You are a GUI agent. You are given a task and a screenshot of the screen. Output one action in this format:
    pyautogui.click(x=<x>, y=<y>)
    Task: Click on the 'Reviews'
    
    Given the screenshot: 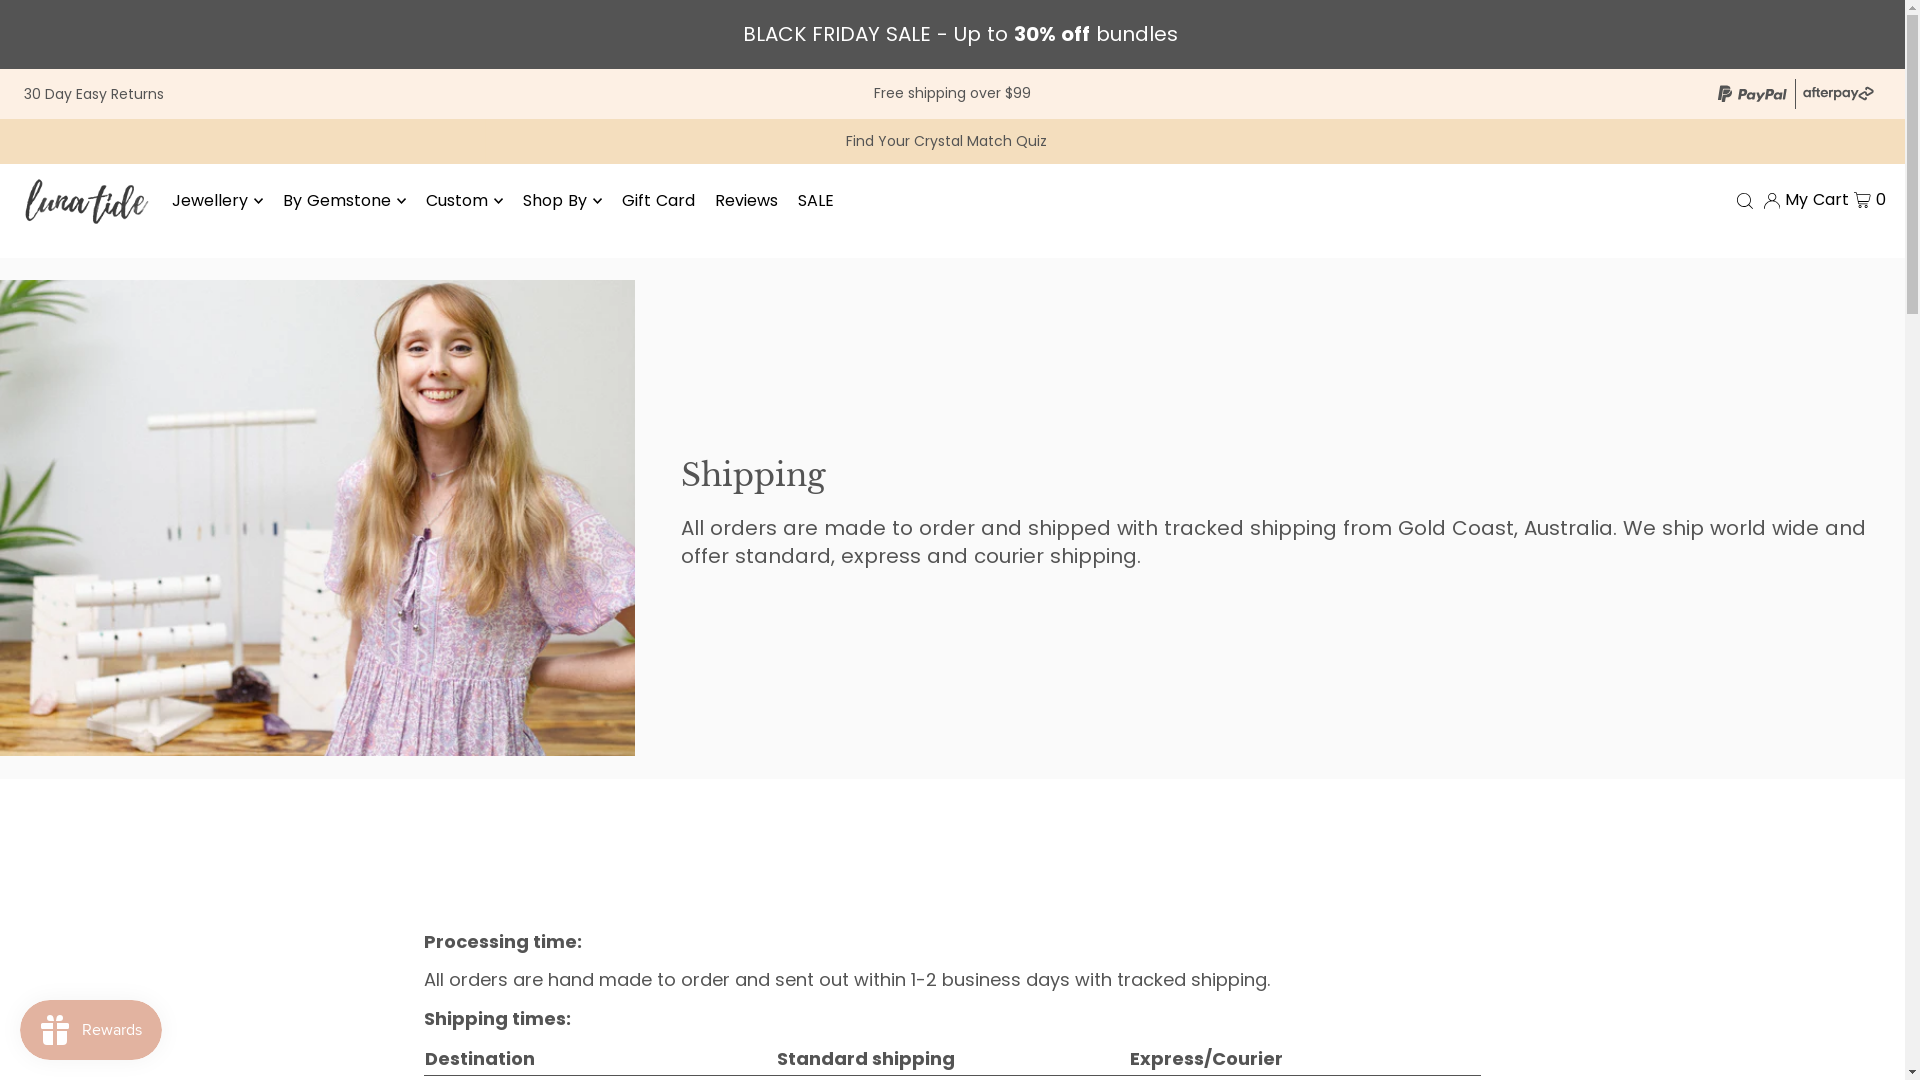 What is the action you would take?
    pyautogui.click(x=715, y=200)
    